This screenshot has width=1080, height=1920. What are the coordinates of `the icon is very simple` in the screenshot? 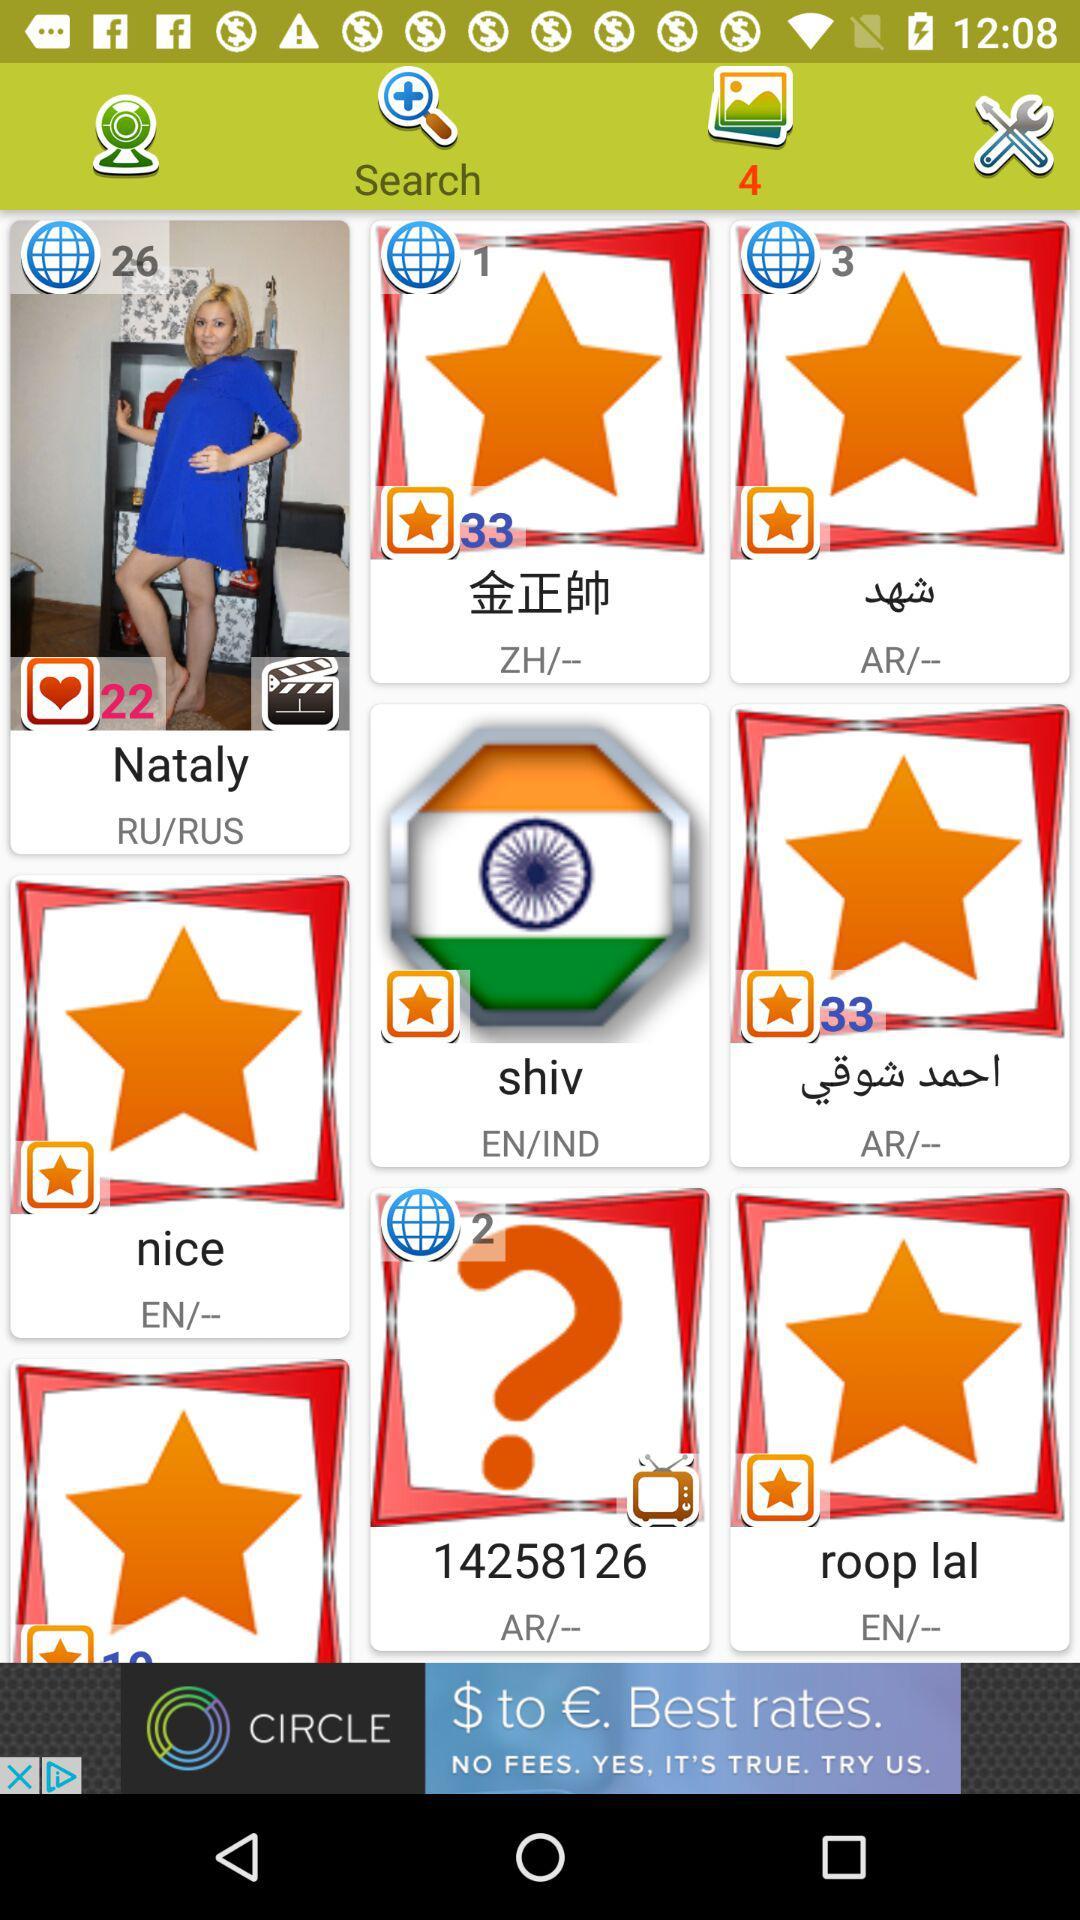 It's located at (540, 873).